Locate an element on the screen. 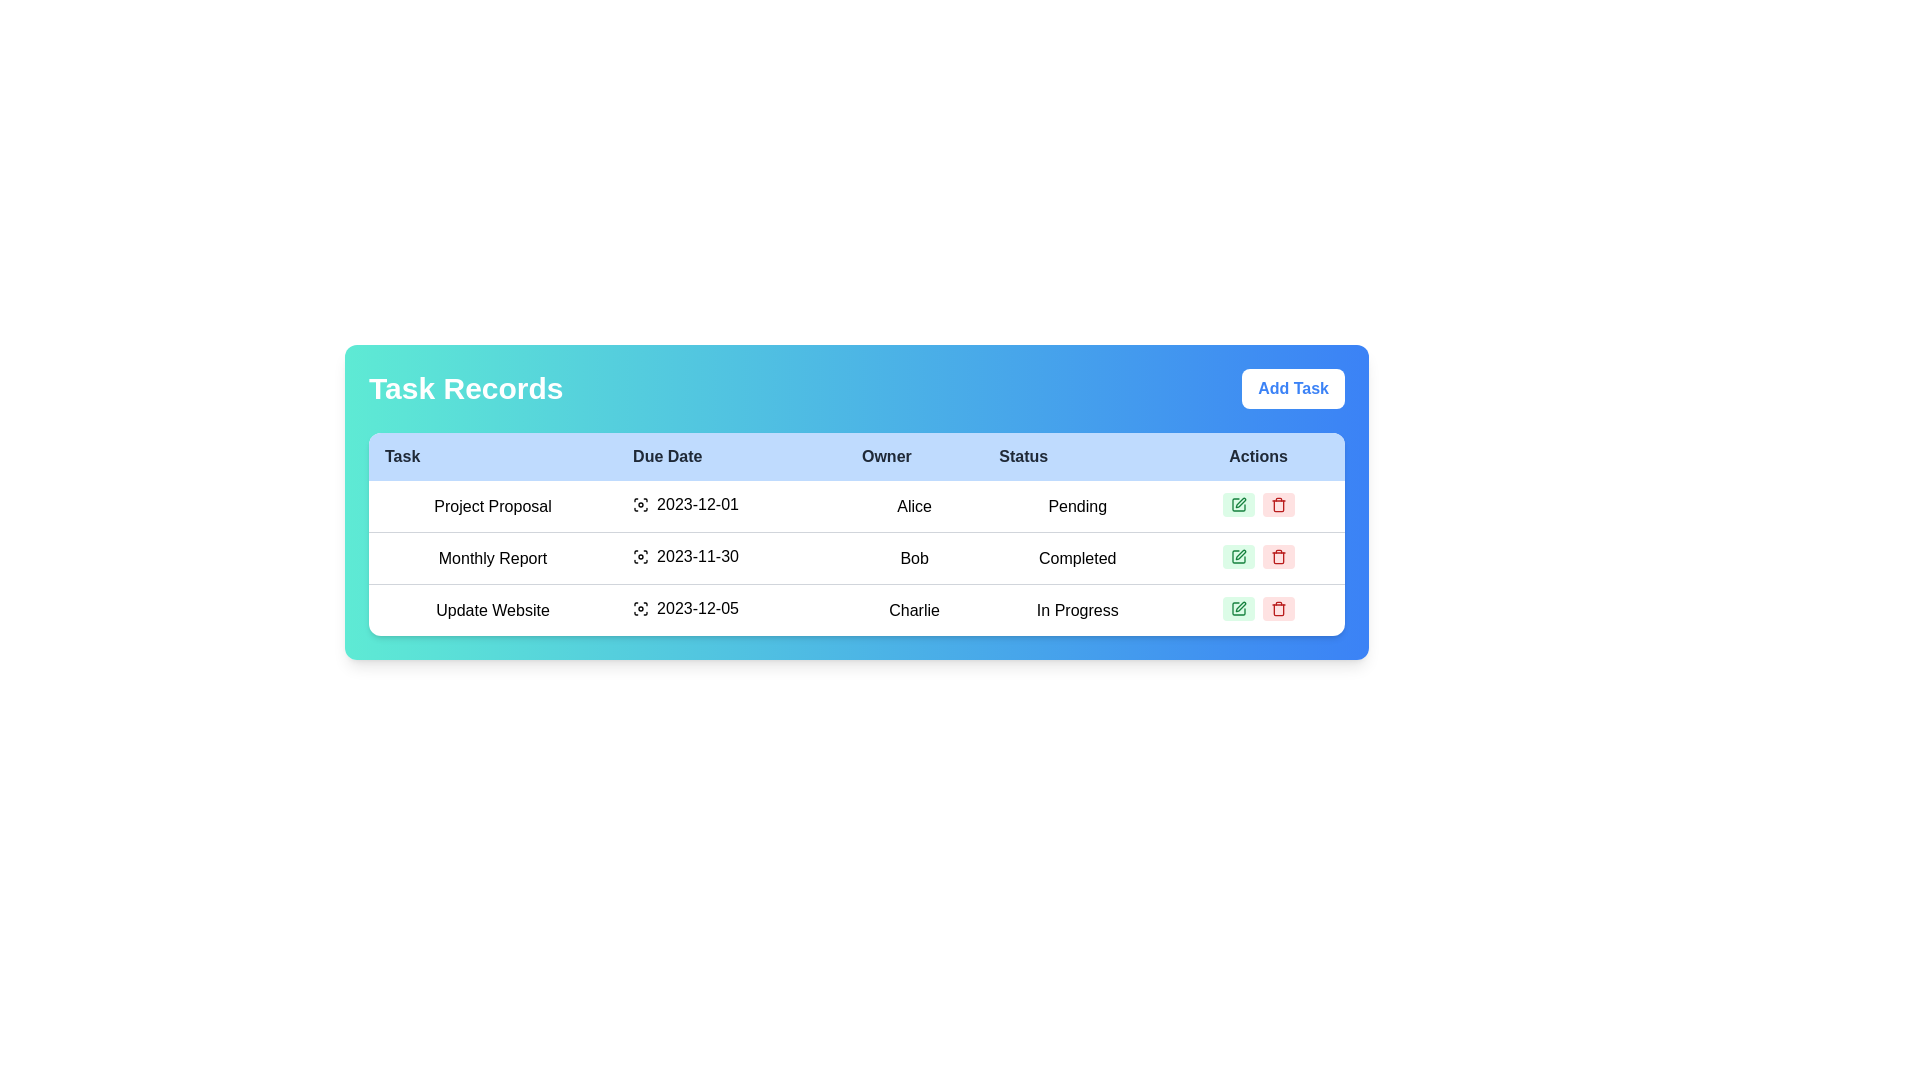  the edit button in the 'Actions' column of the first row associated with the 'Project Proposal' task is located at coordinates (1237, 504).